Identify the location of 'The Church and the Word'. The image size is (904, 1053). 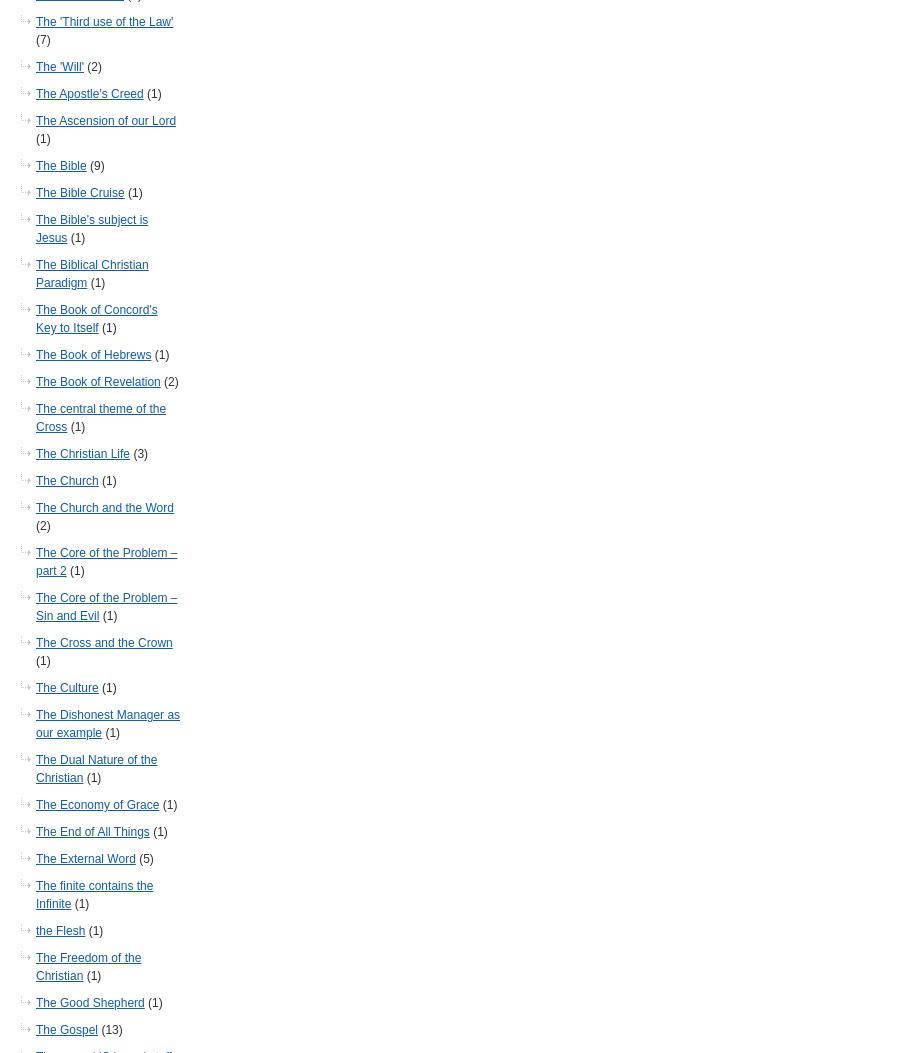
(34, 507).